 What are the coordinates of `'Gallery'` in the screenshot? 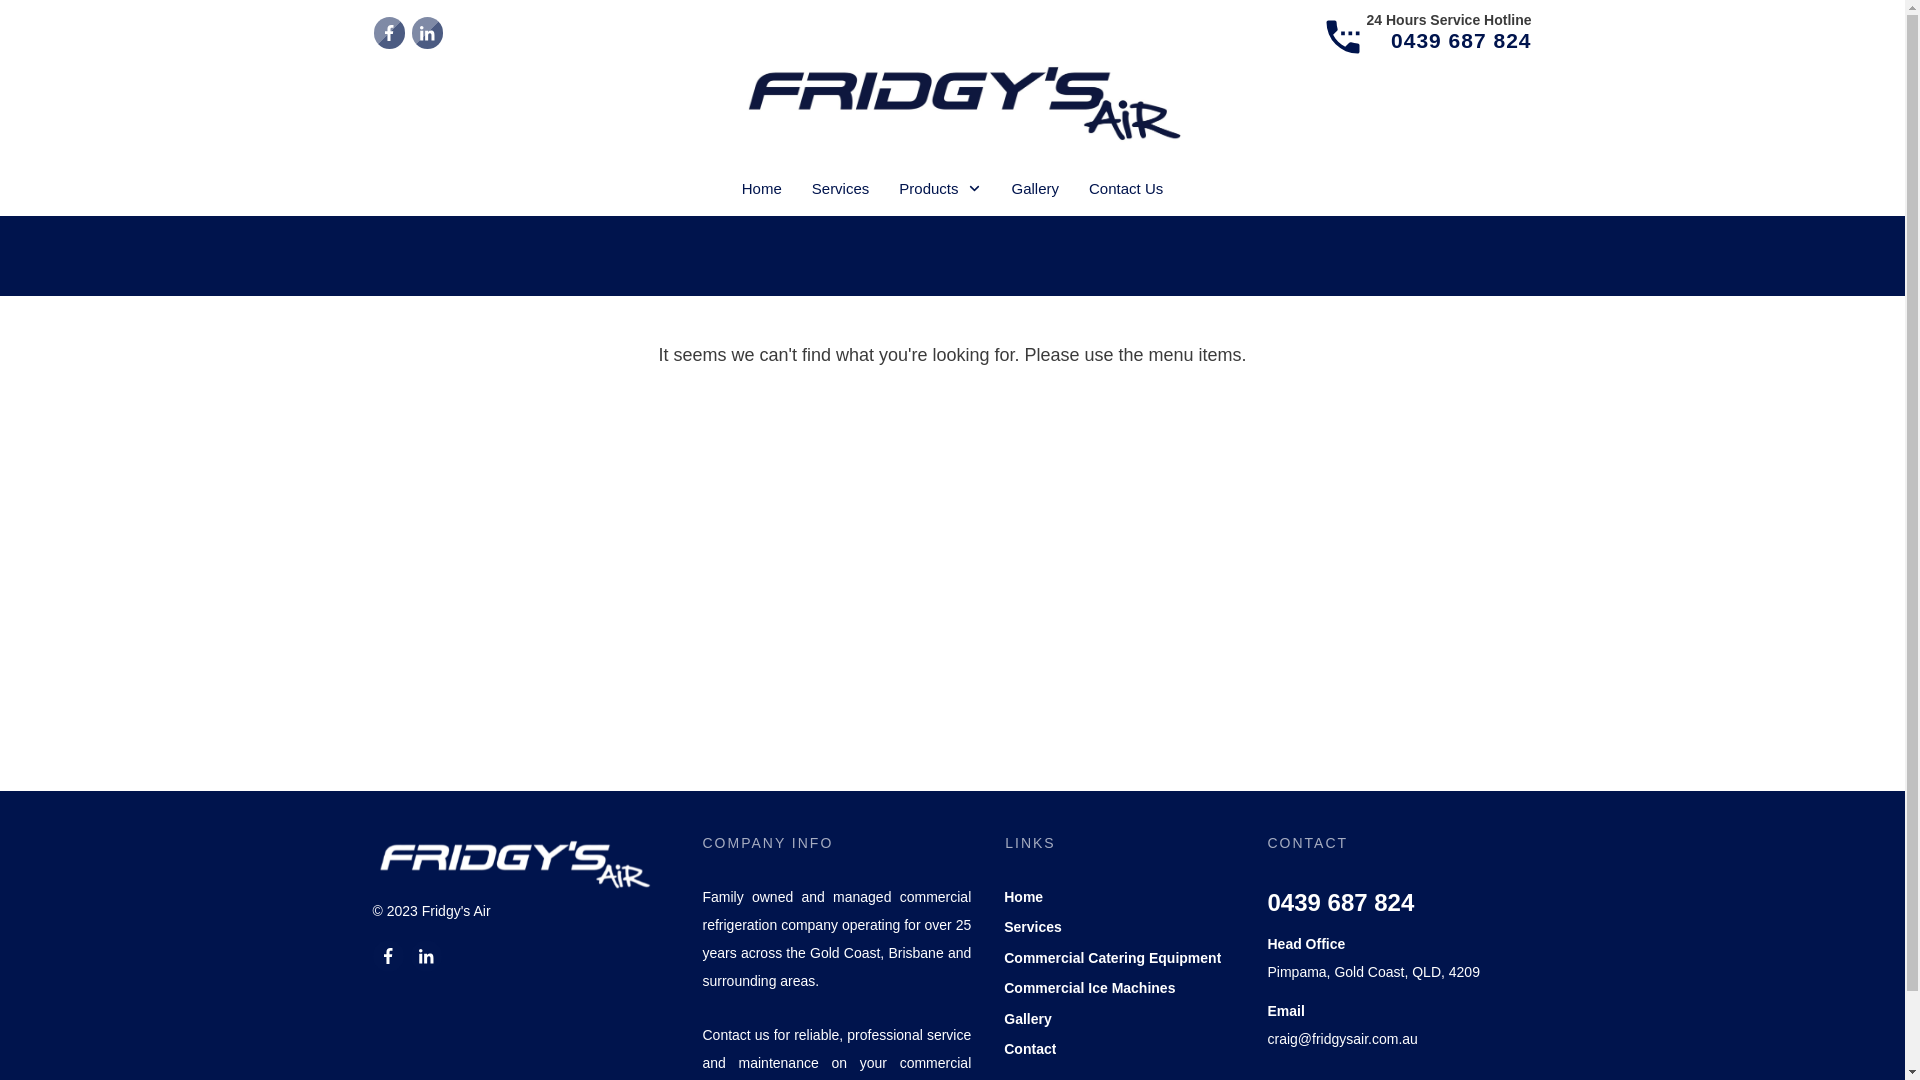 It's located at (1027, 1018).